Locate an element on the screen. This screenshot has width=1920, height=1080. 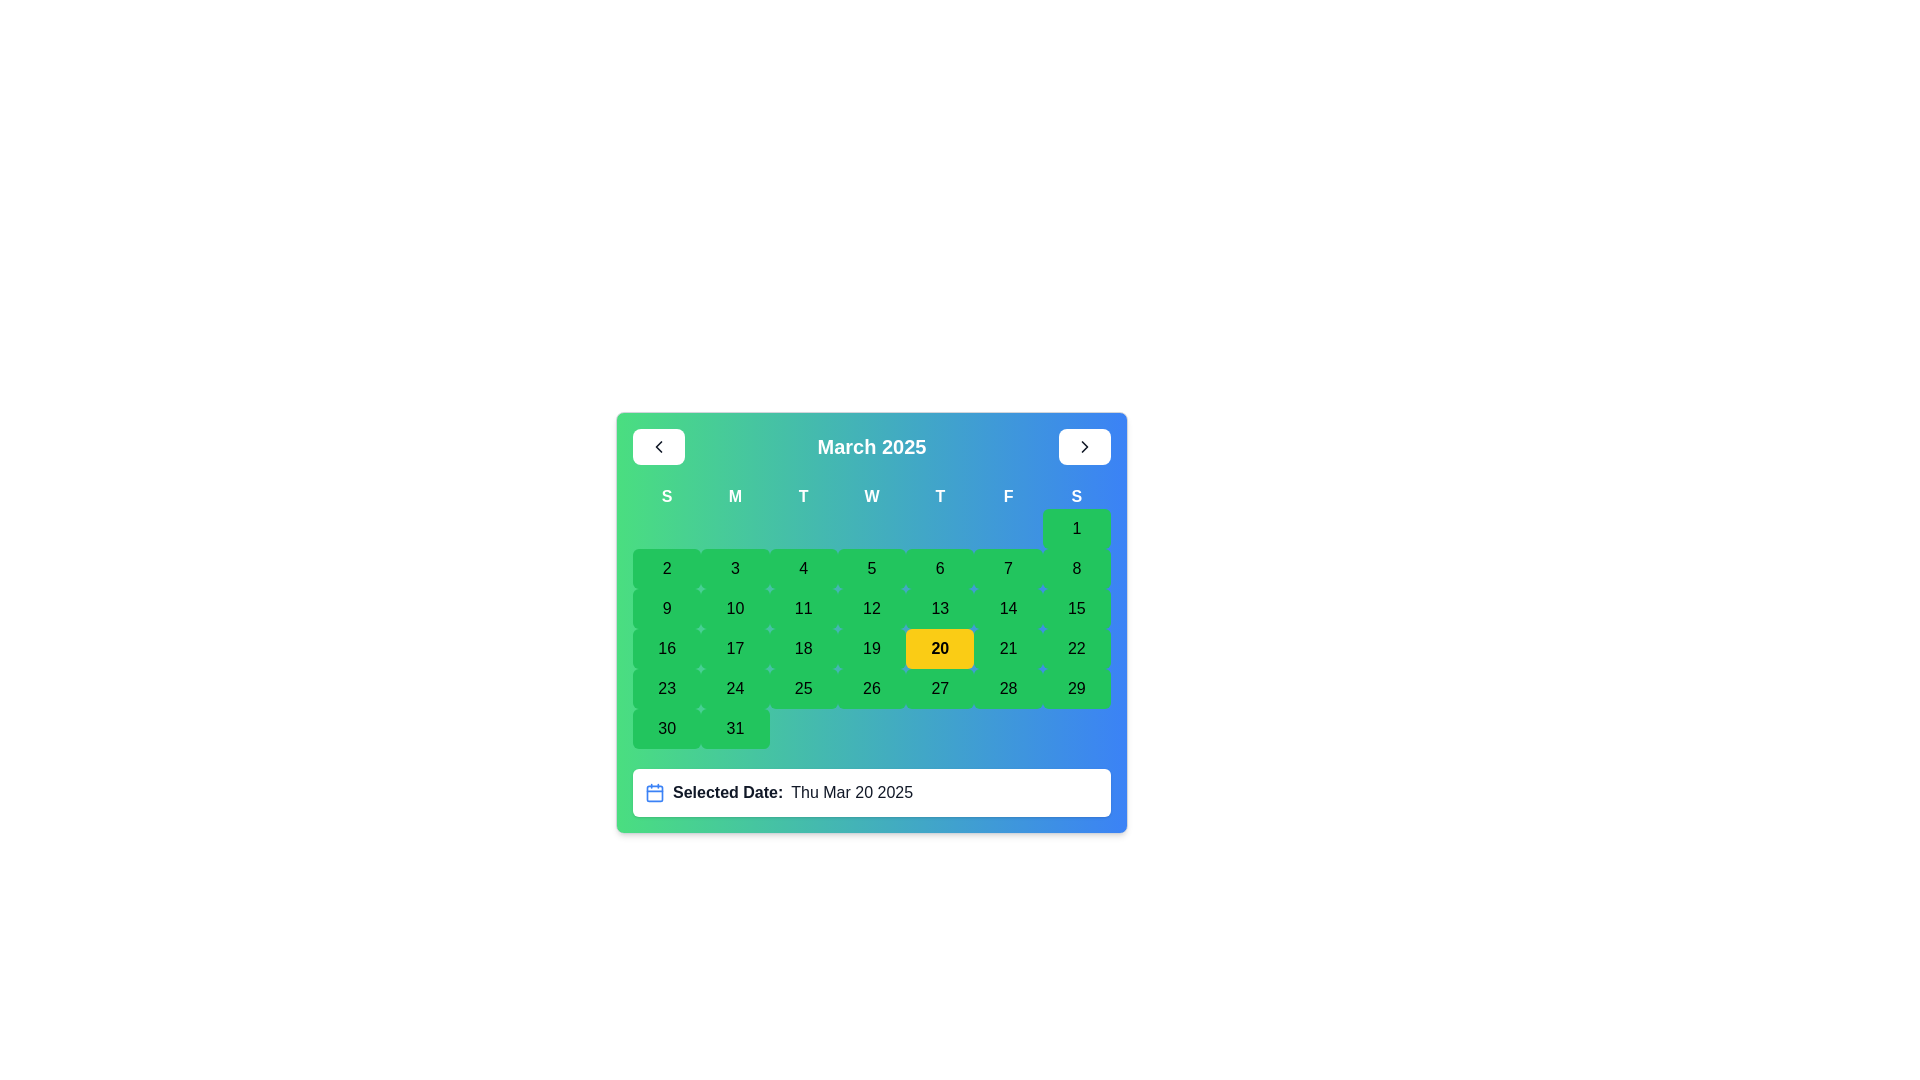
the chevron icon located in the button at the top-right corner of the calendar interface is located at coordinates (1083, 446).